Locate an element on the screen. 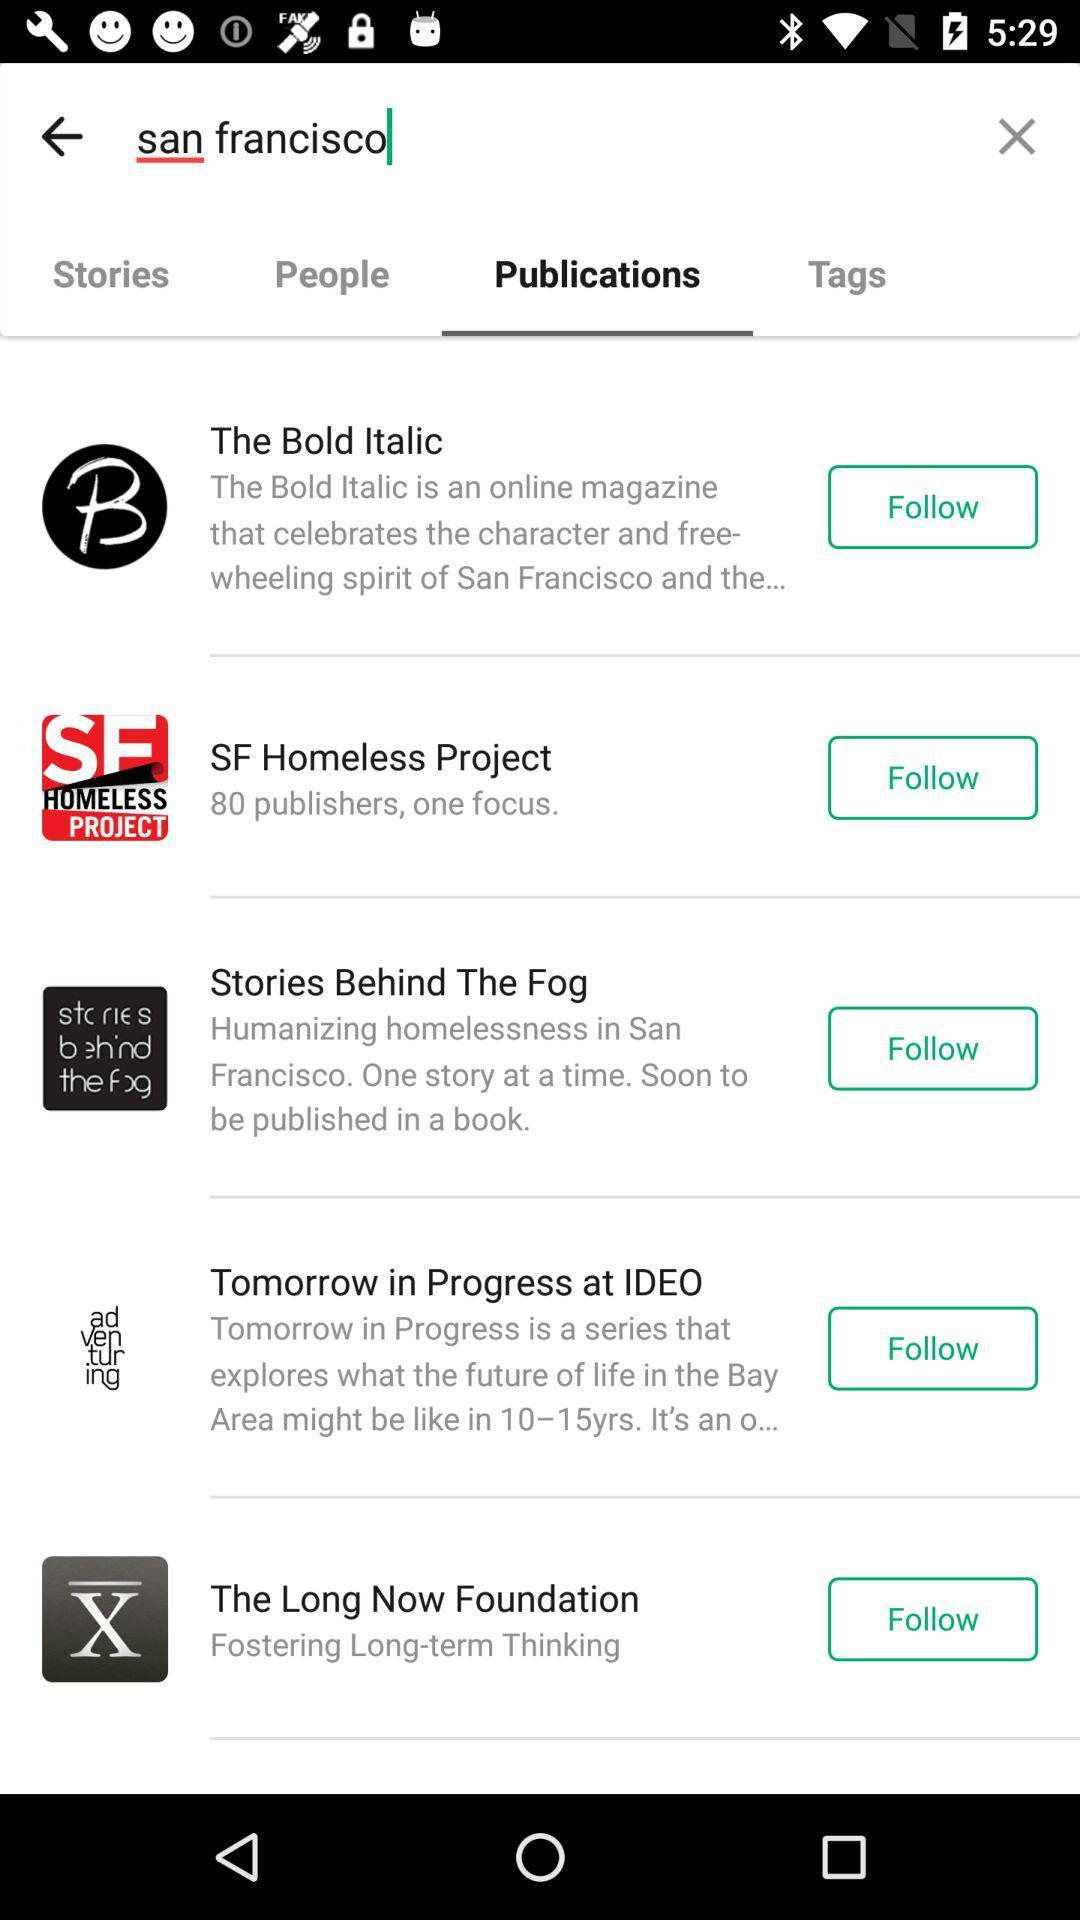  the mini image left next to stories behind the fog is located at coordinates (104, 1048).